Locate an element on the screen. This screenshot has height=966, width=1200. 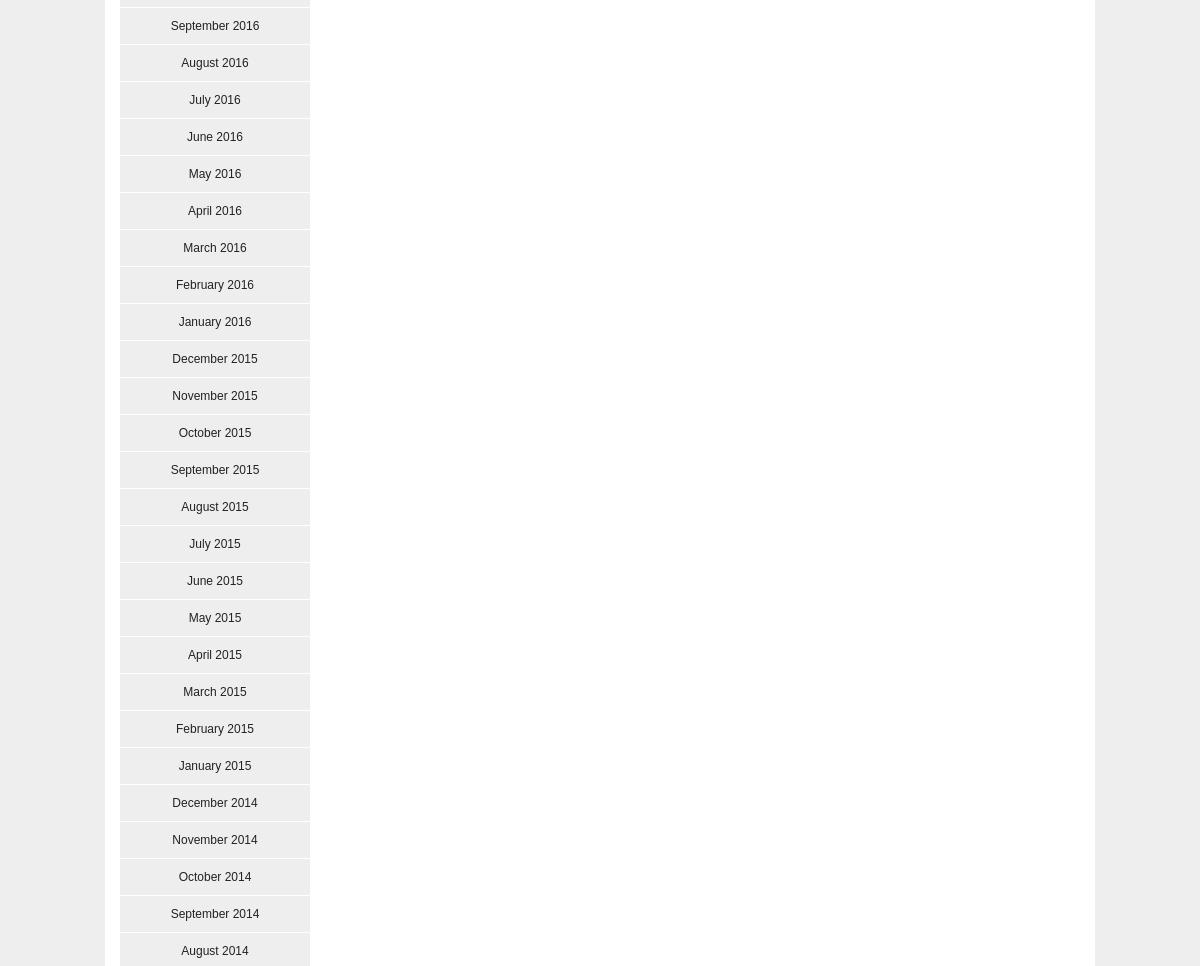
'July 2015' is located at coordinates (213, 543).